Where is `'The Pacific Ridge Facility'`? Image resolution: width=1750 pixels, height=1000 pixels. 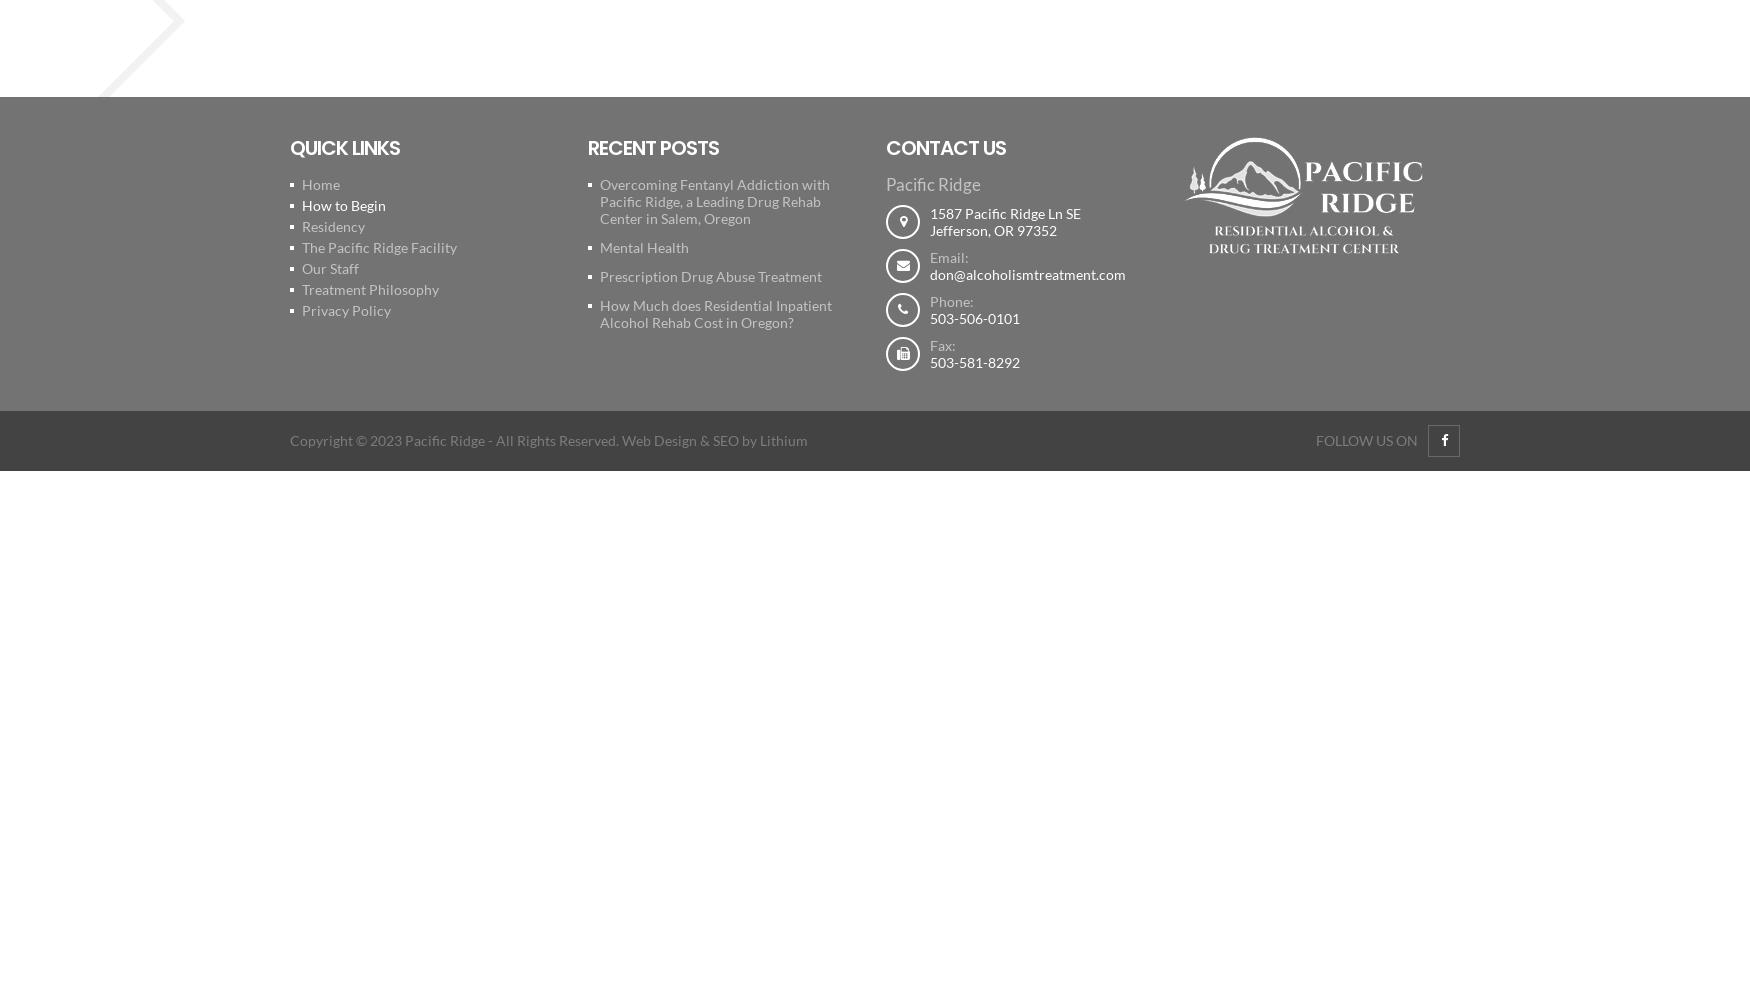 'The Pacific Ridge Facility' is located at coordinates (378, 246).